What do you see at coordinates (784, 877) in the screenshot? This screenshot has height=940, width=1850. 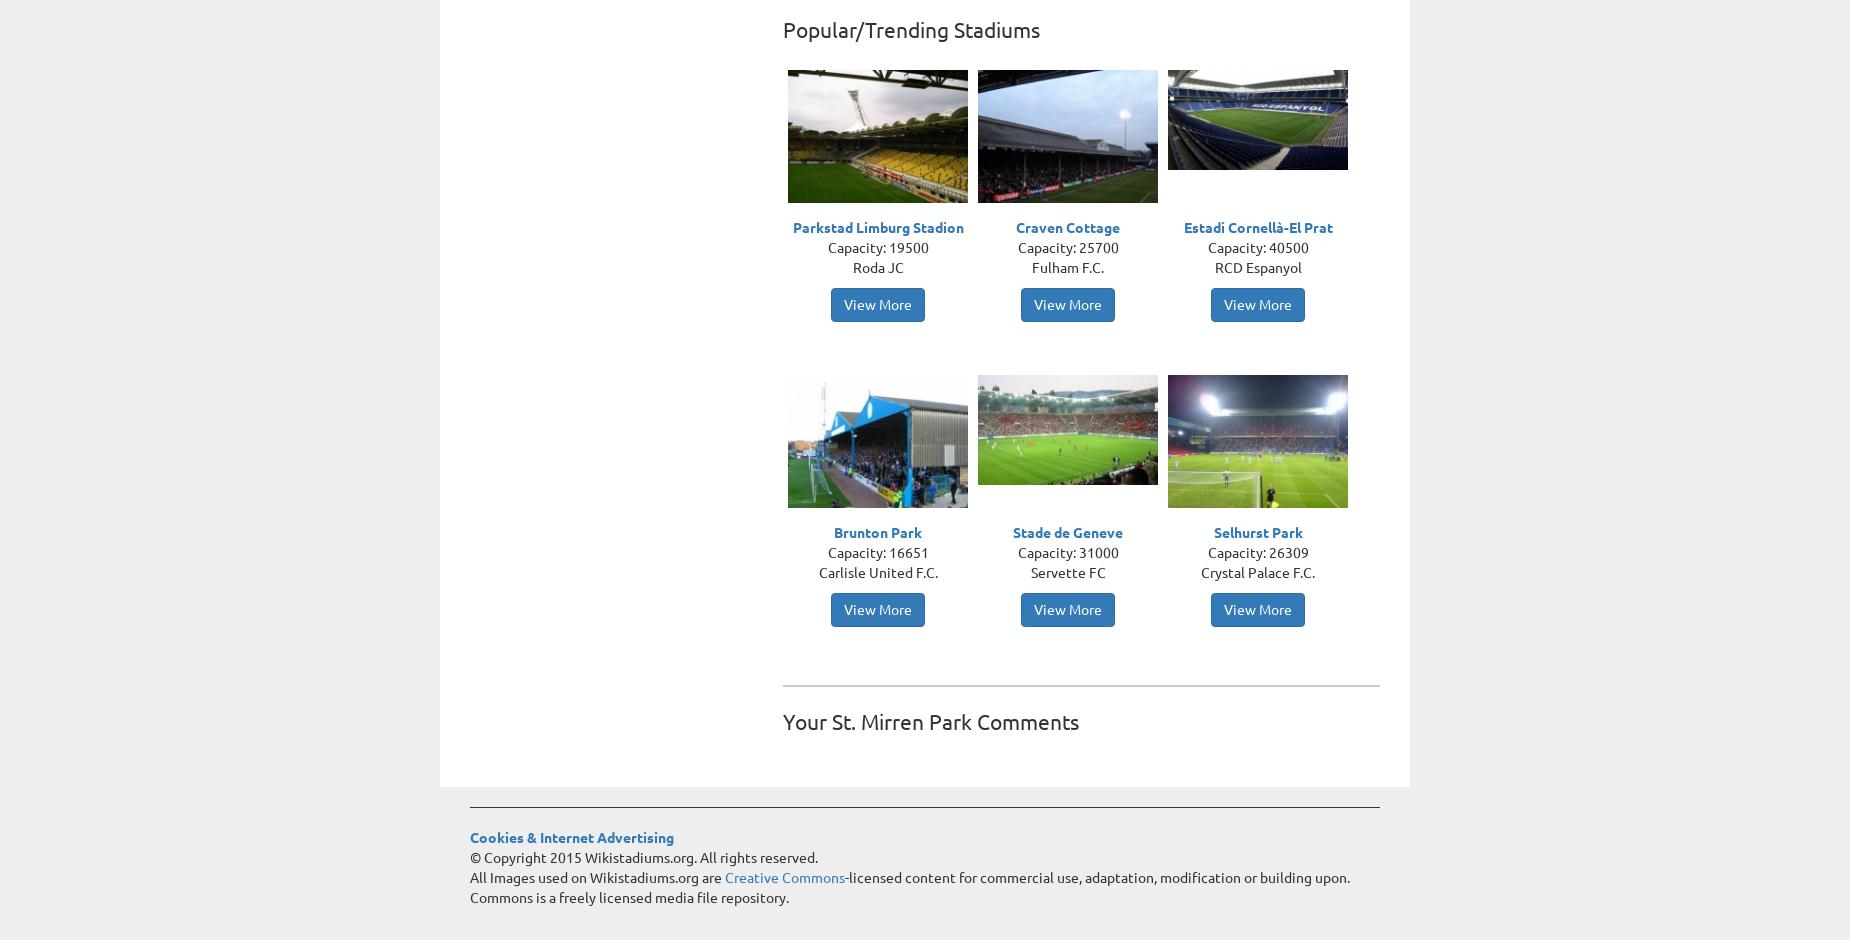 I see `'Creative Commons'` at bounding box center [784, 877].